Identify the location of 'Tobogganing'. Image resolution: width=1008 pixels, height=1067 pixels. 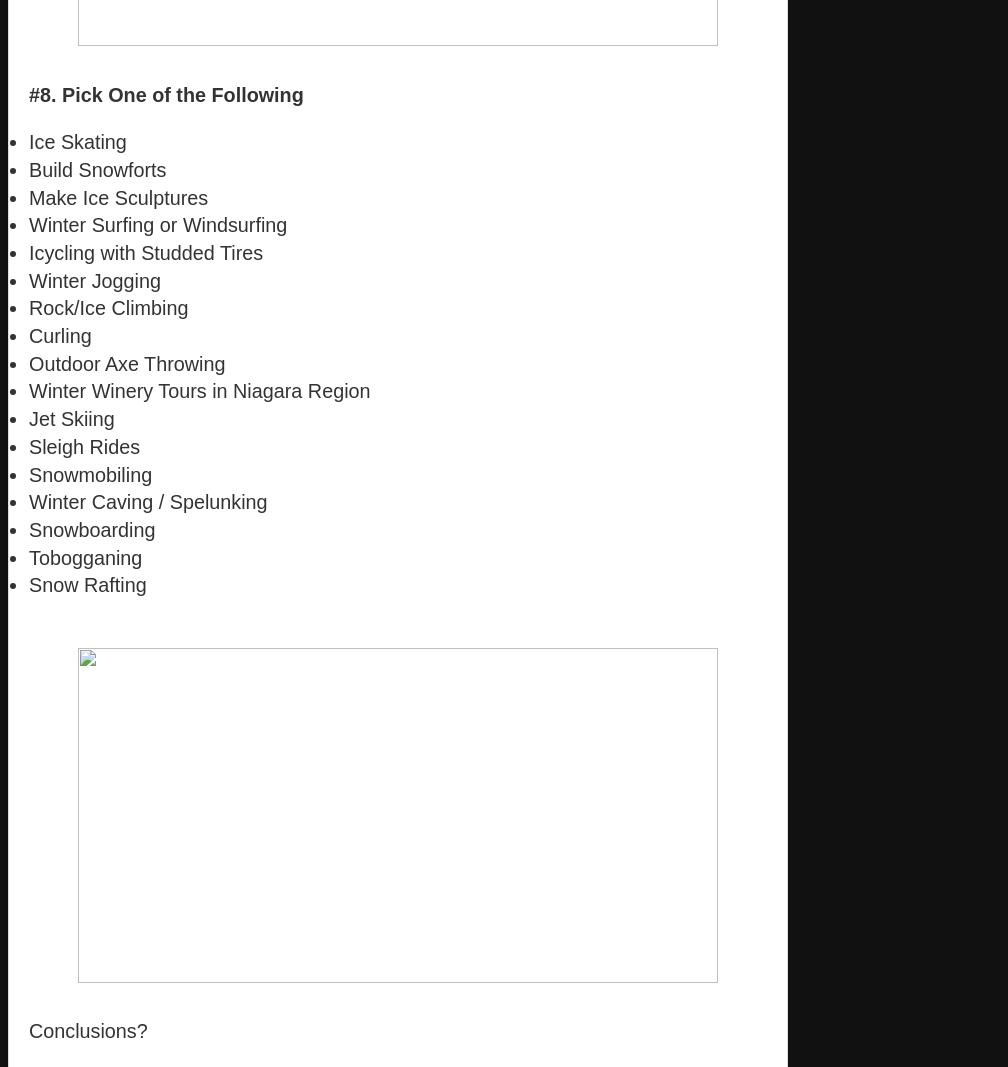
(29, 556).